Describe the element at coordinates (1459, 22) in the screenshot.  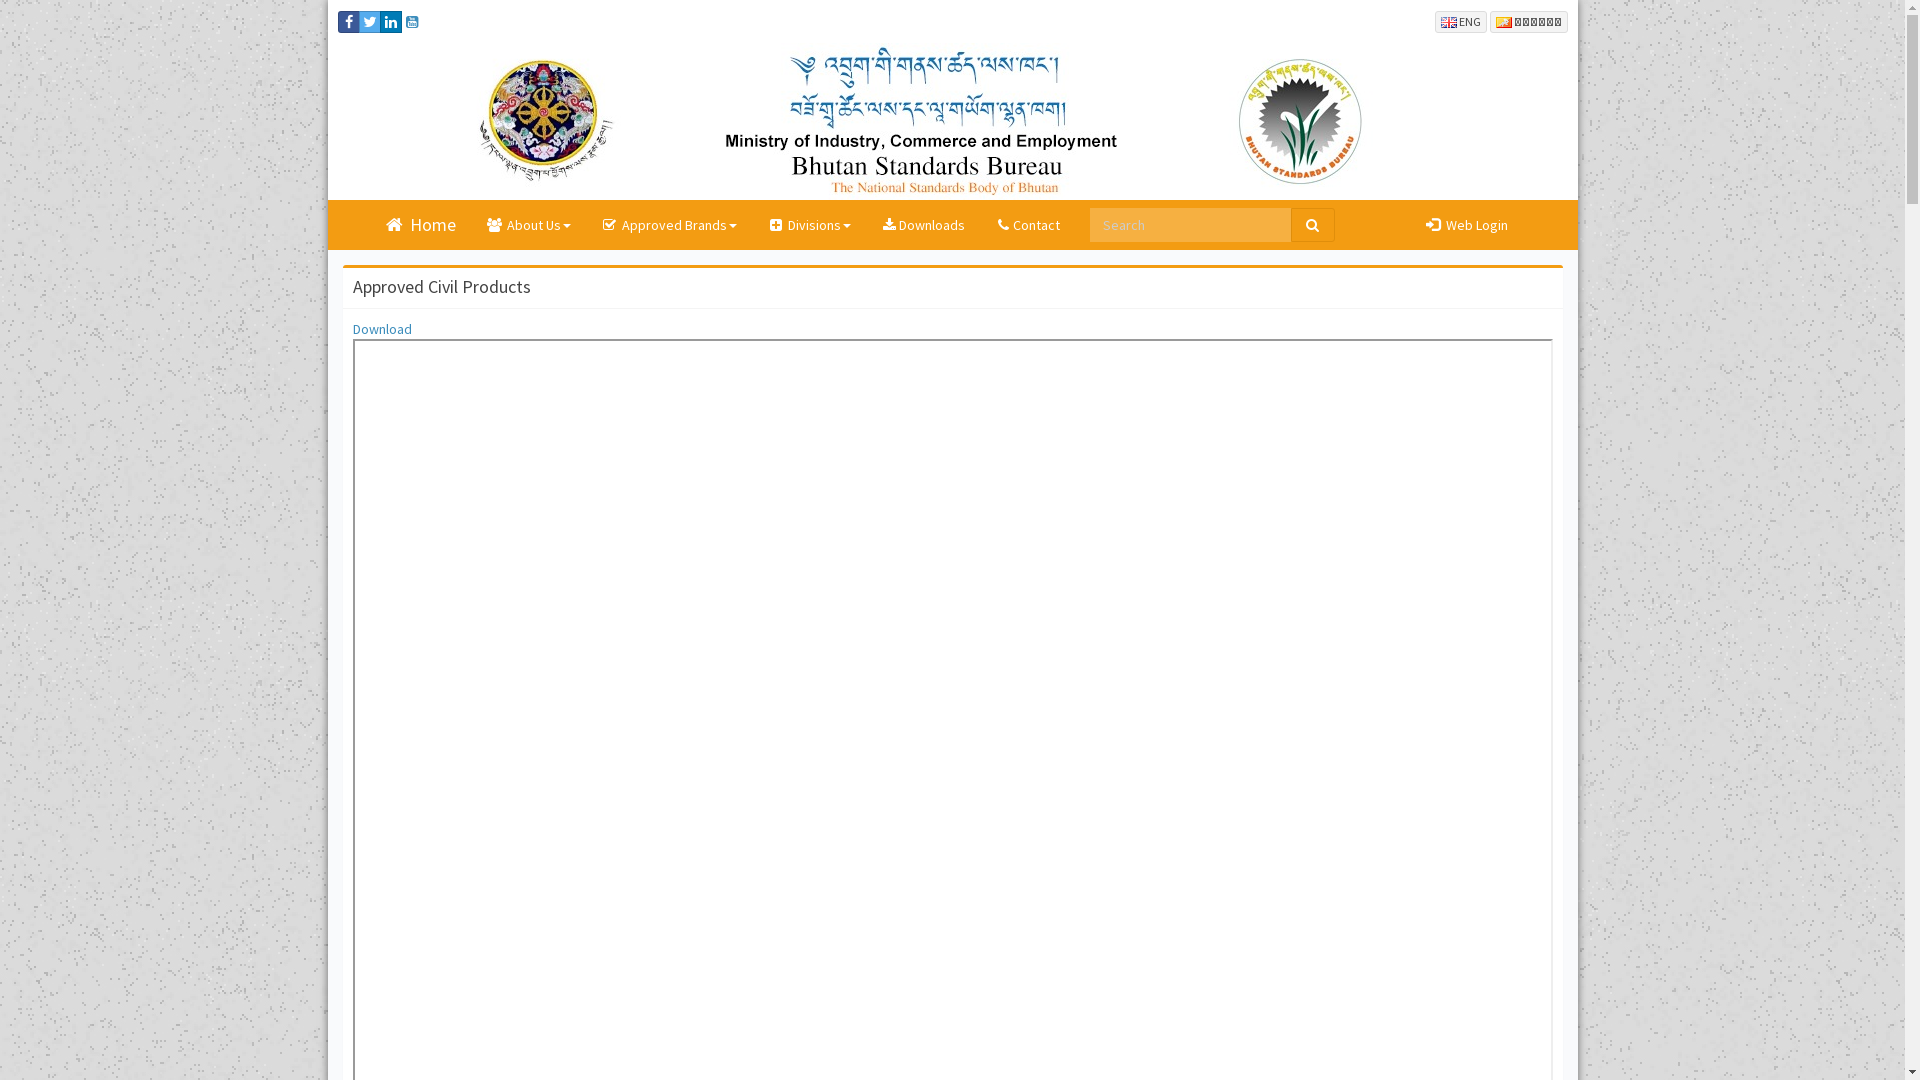
I see `'ENG'` at that location.